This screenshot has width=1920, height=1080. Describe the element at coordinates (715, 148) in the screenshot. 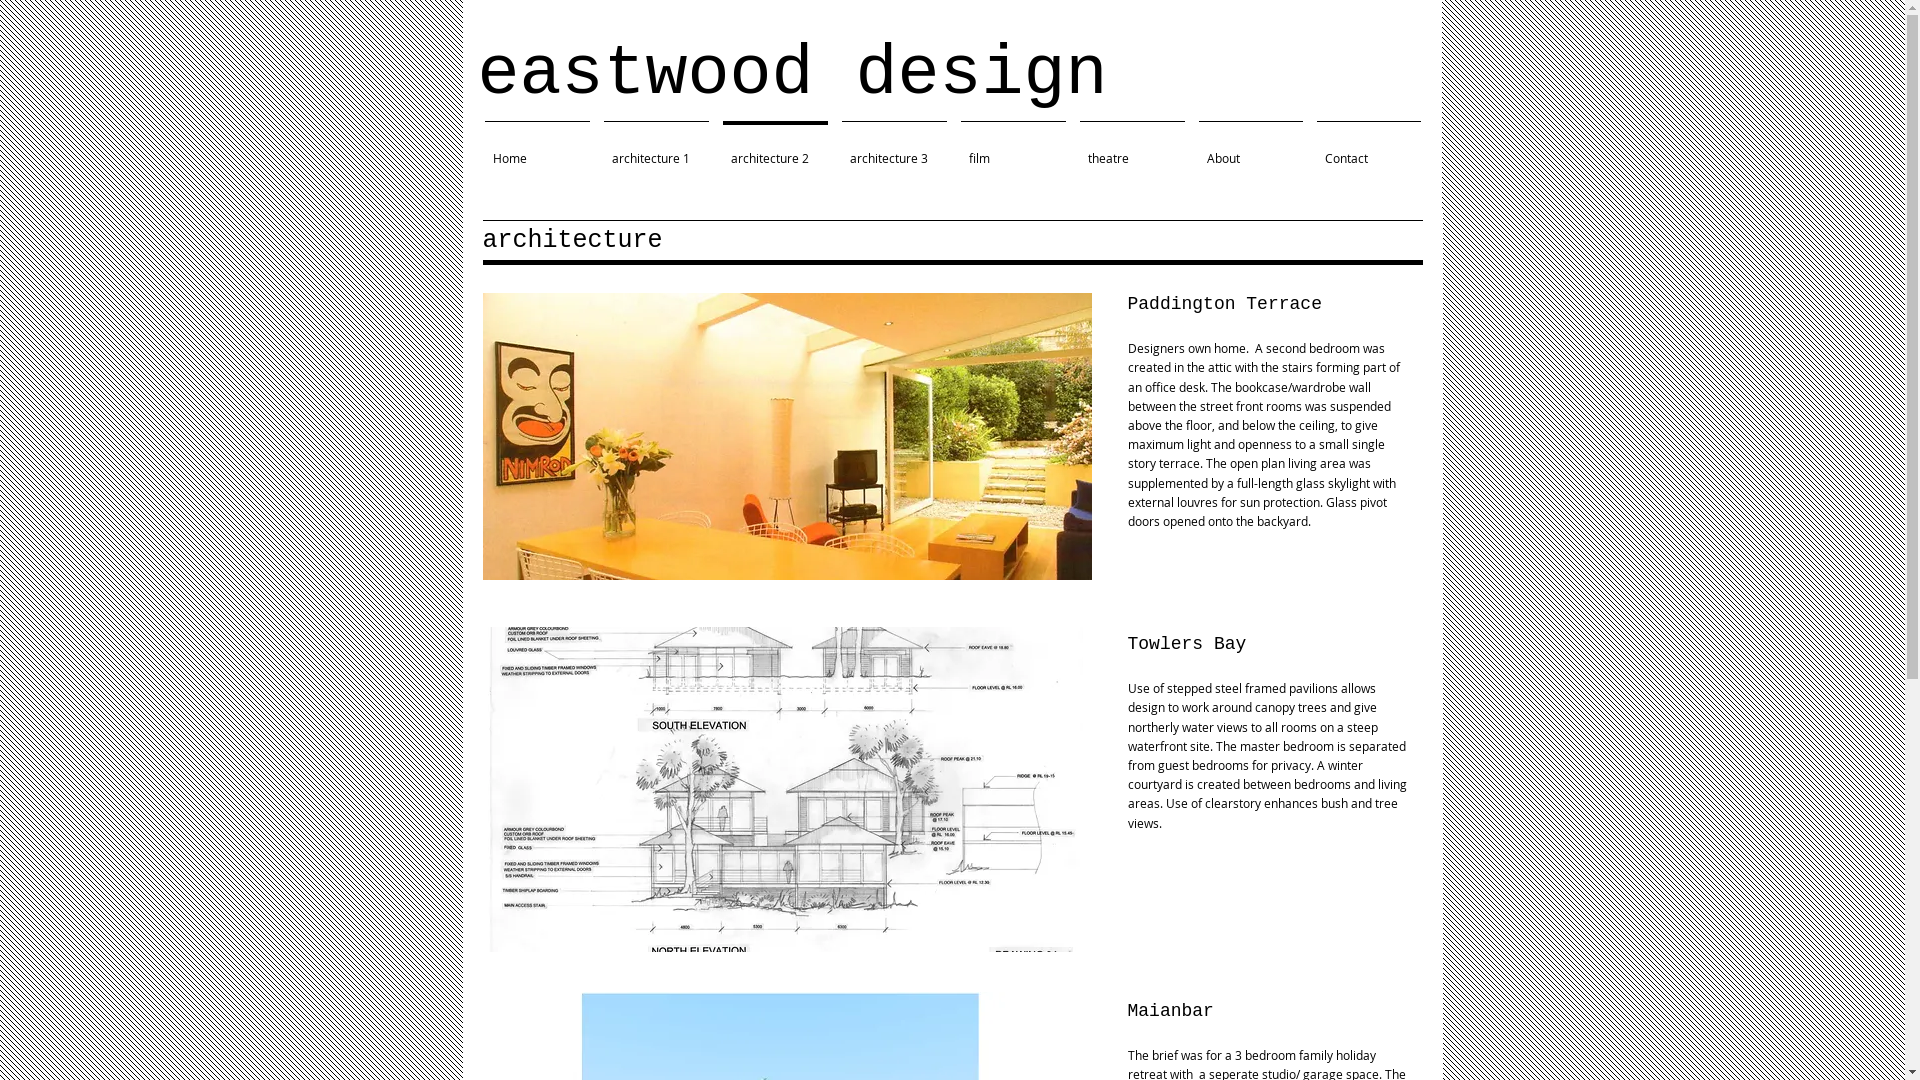

I see `'architecture 2'` at that location.